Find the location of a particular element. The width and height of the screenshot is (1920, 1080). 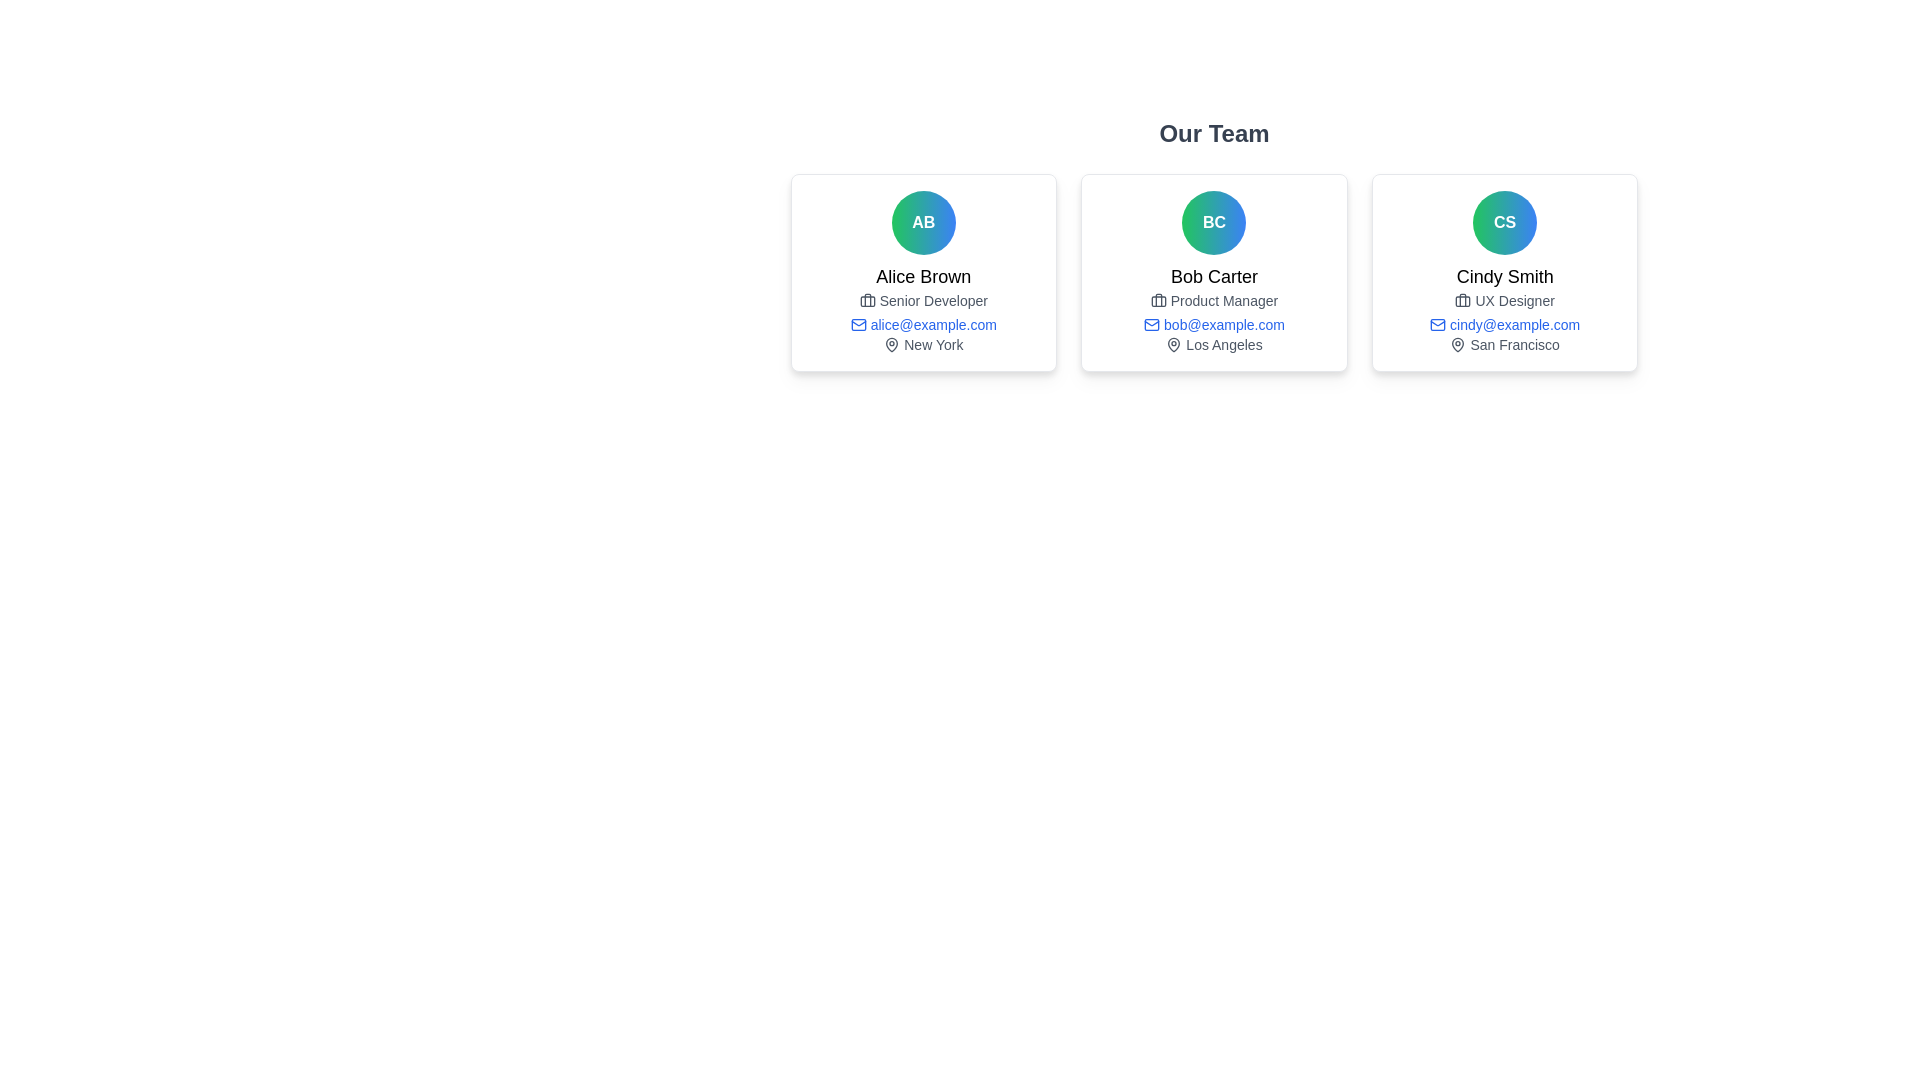

the job title label for team member Alice Brown, which is located below the name and above the email address in the left card of a three-card layout is located at coordinates (922, 300).